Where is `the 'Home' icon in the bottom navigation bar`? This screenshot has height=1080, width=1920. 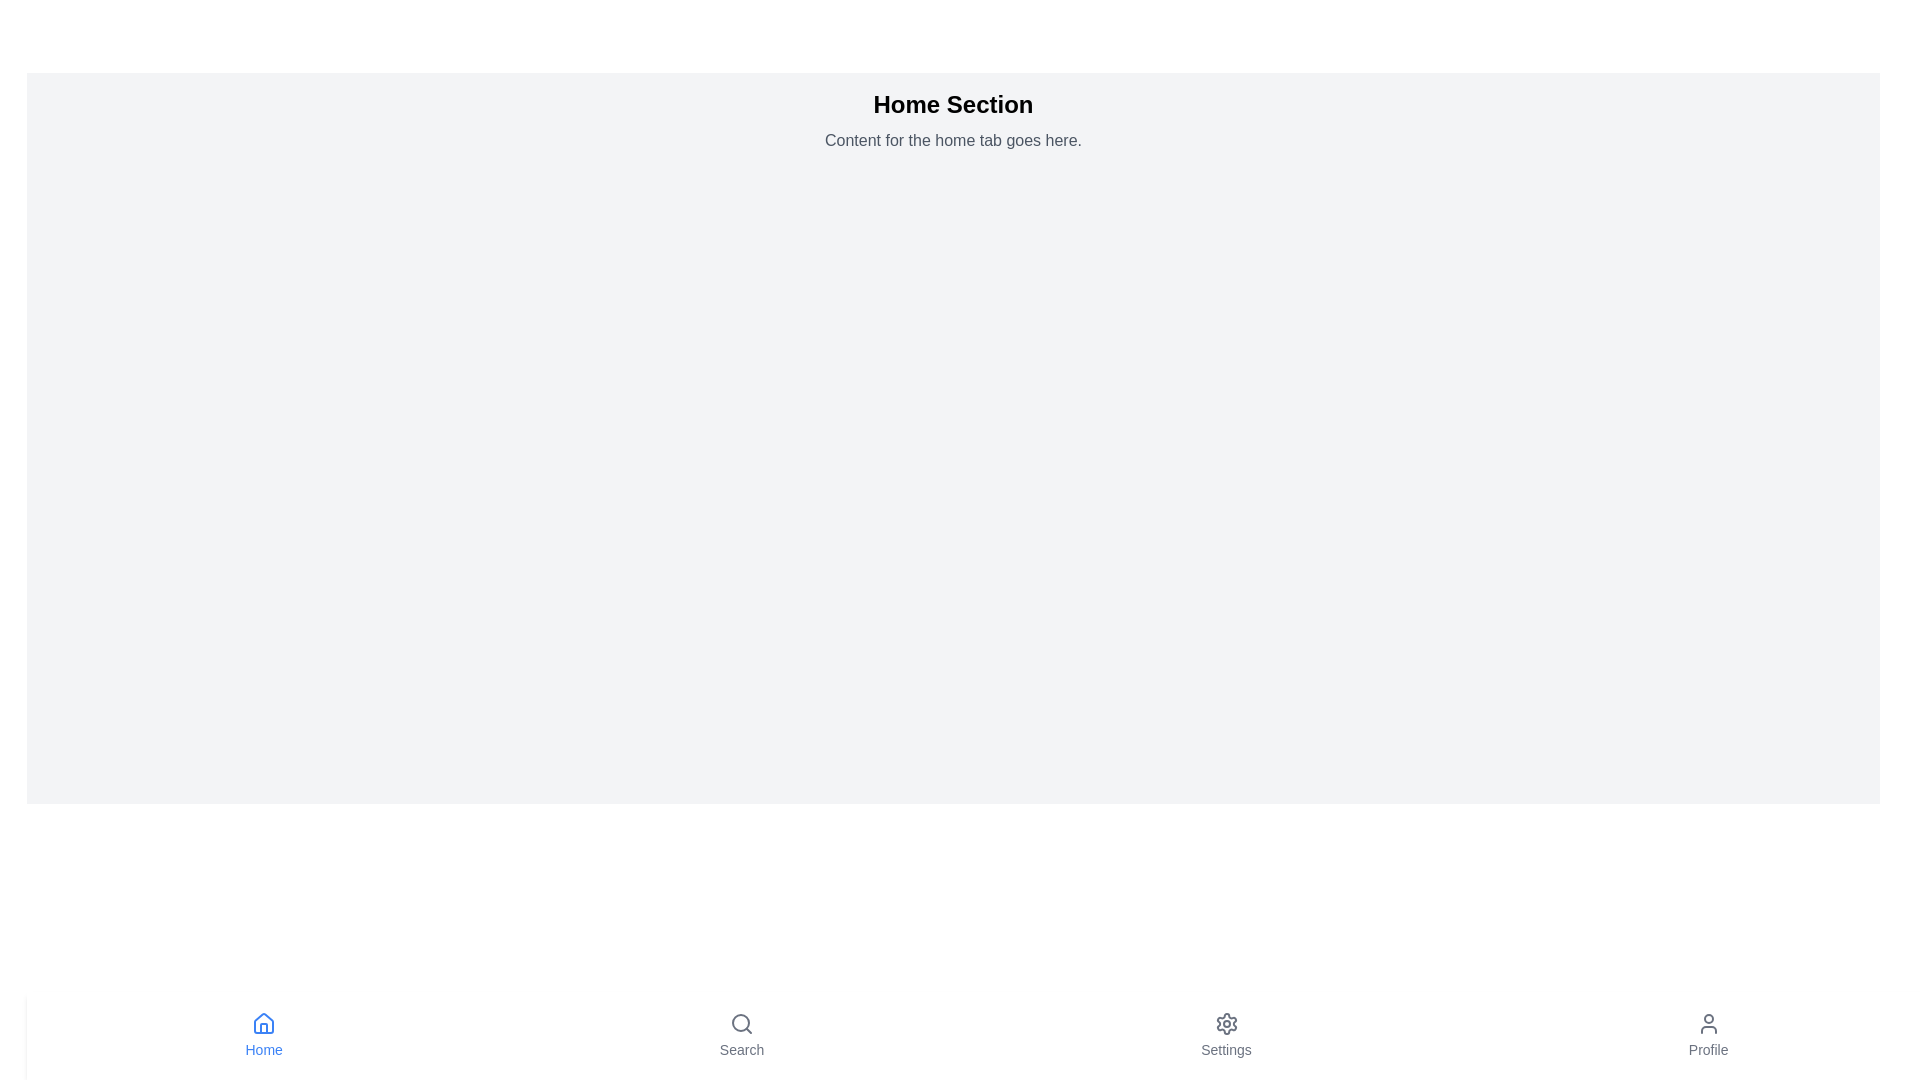 the 'Home' icon in the bottom navigation bar is located at coordinates (263, 1023).